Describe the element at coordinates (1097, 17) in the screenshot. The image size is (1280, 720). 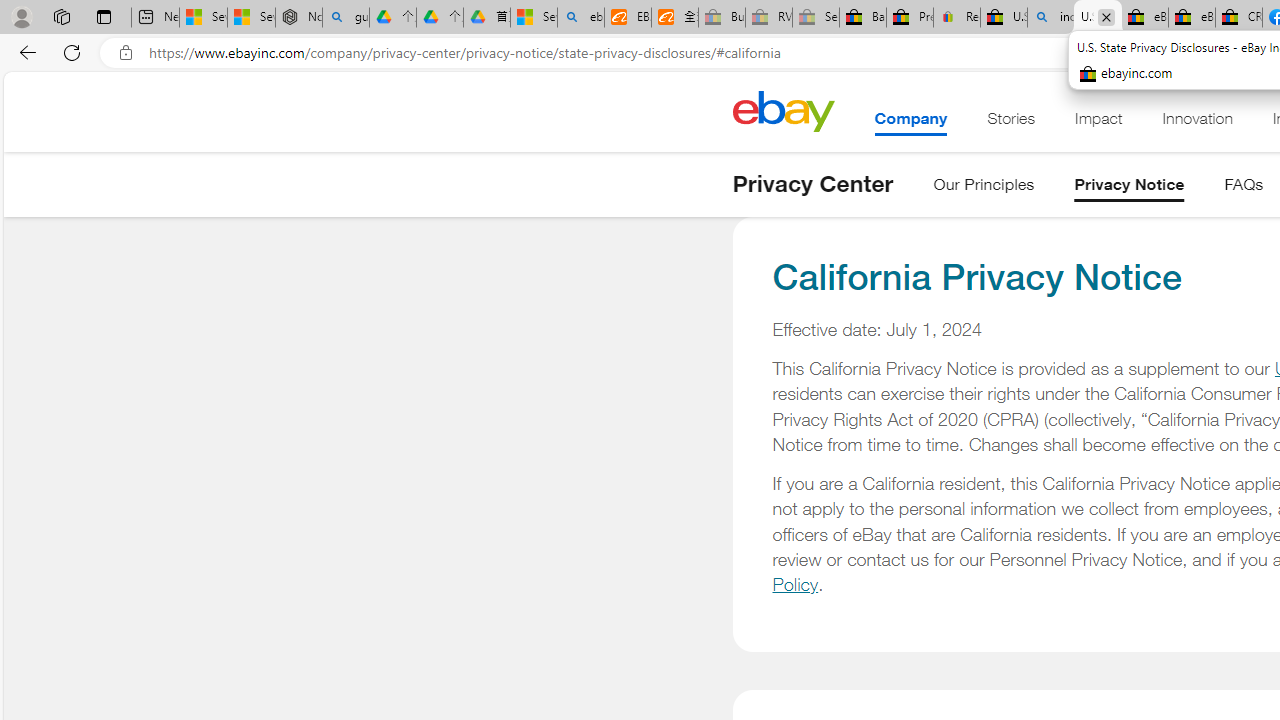
I see `'U.S. State Privacy Disclosures - eBay Inc.'` at that location.